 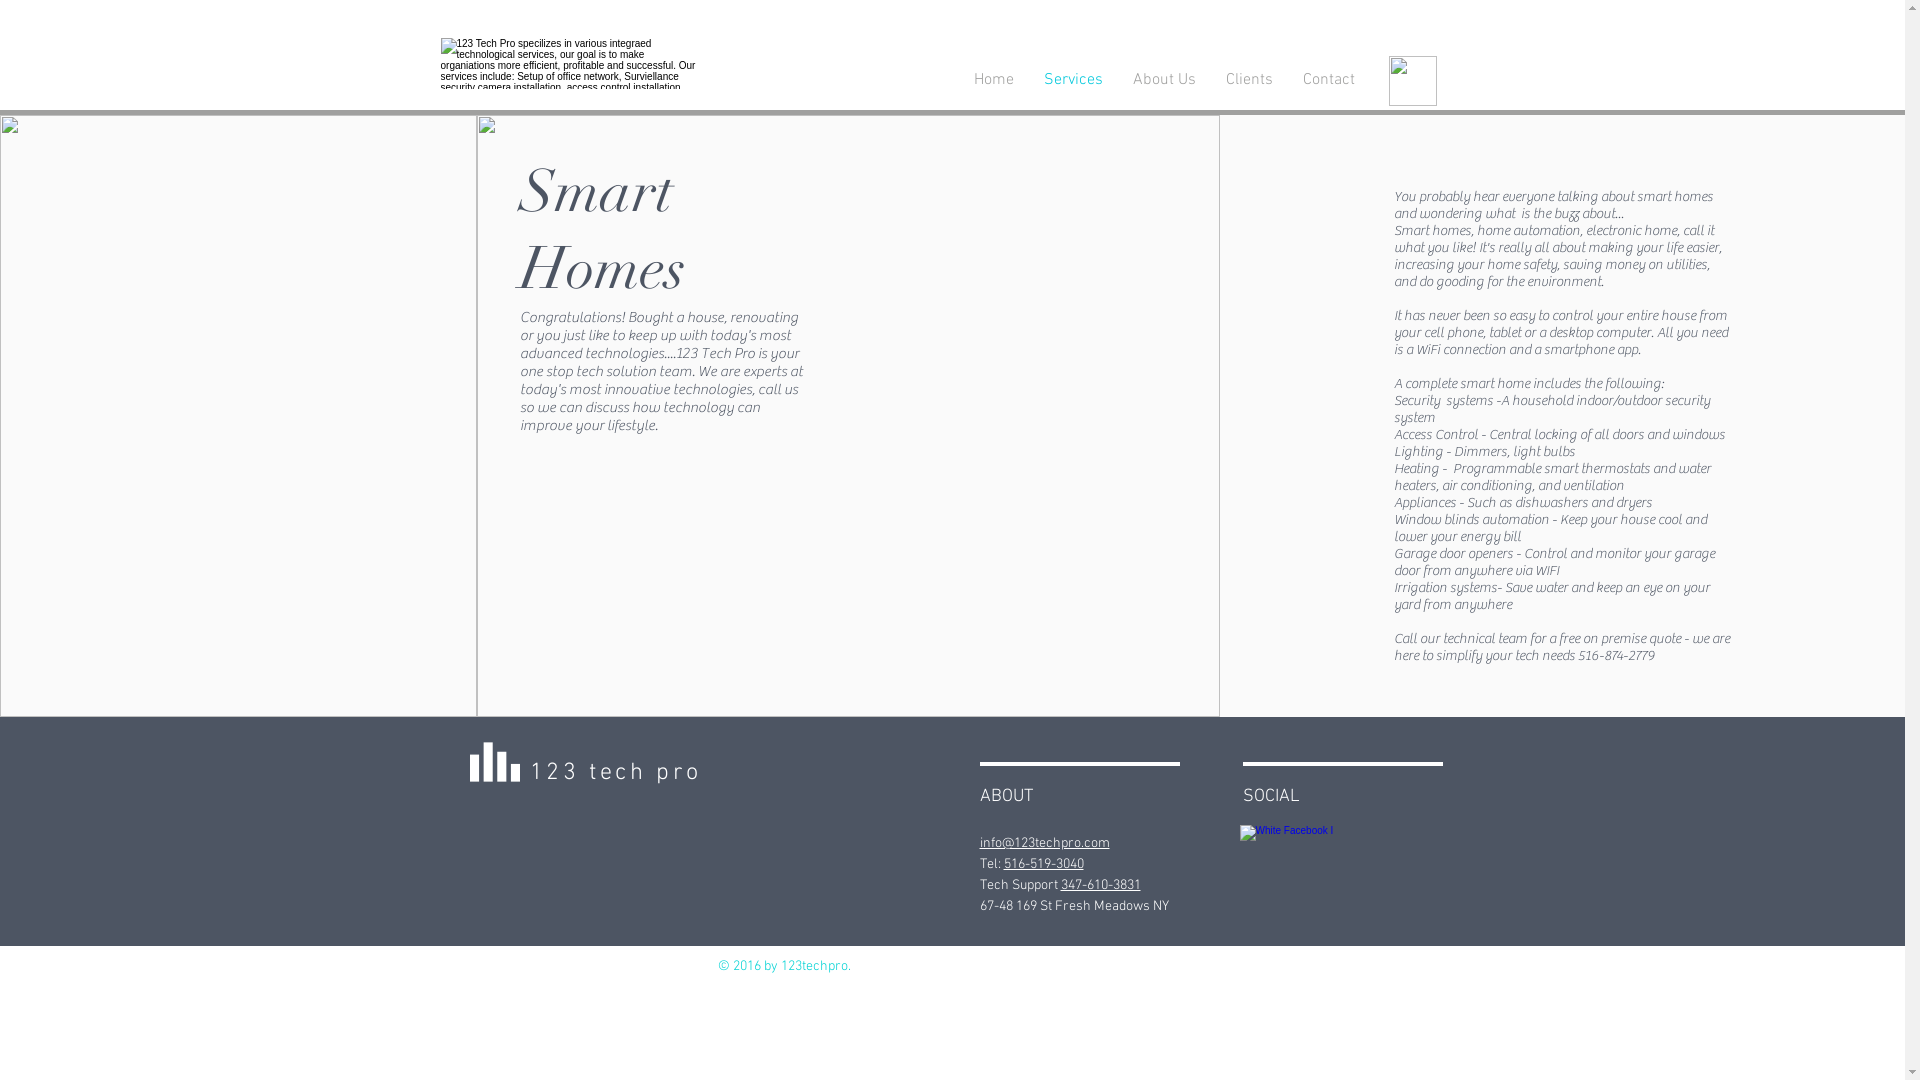 What do you see at coordinates (614, 771) in the screenshot?
I see `'123 tech pro'` at bounding box center [614, 771].